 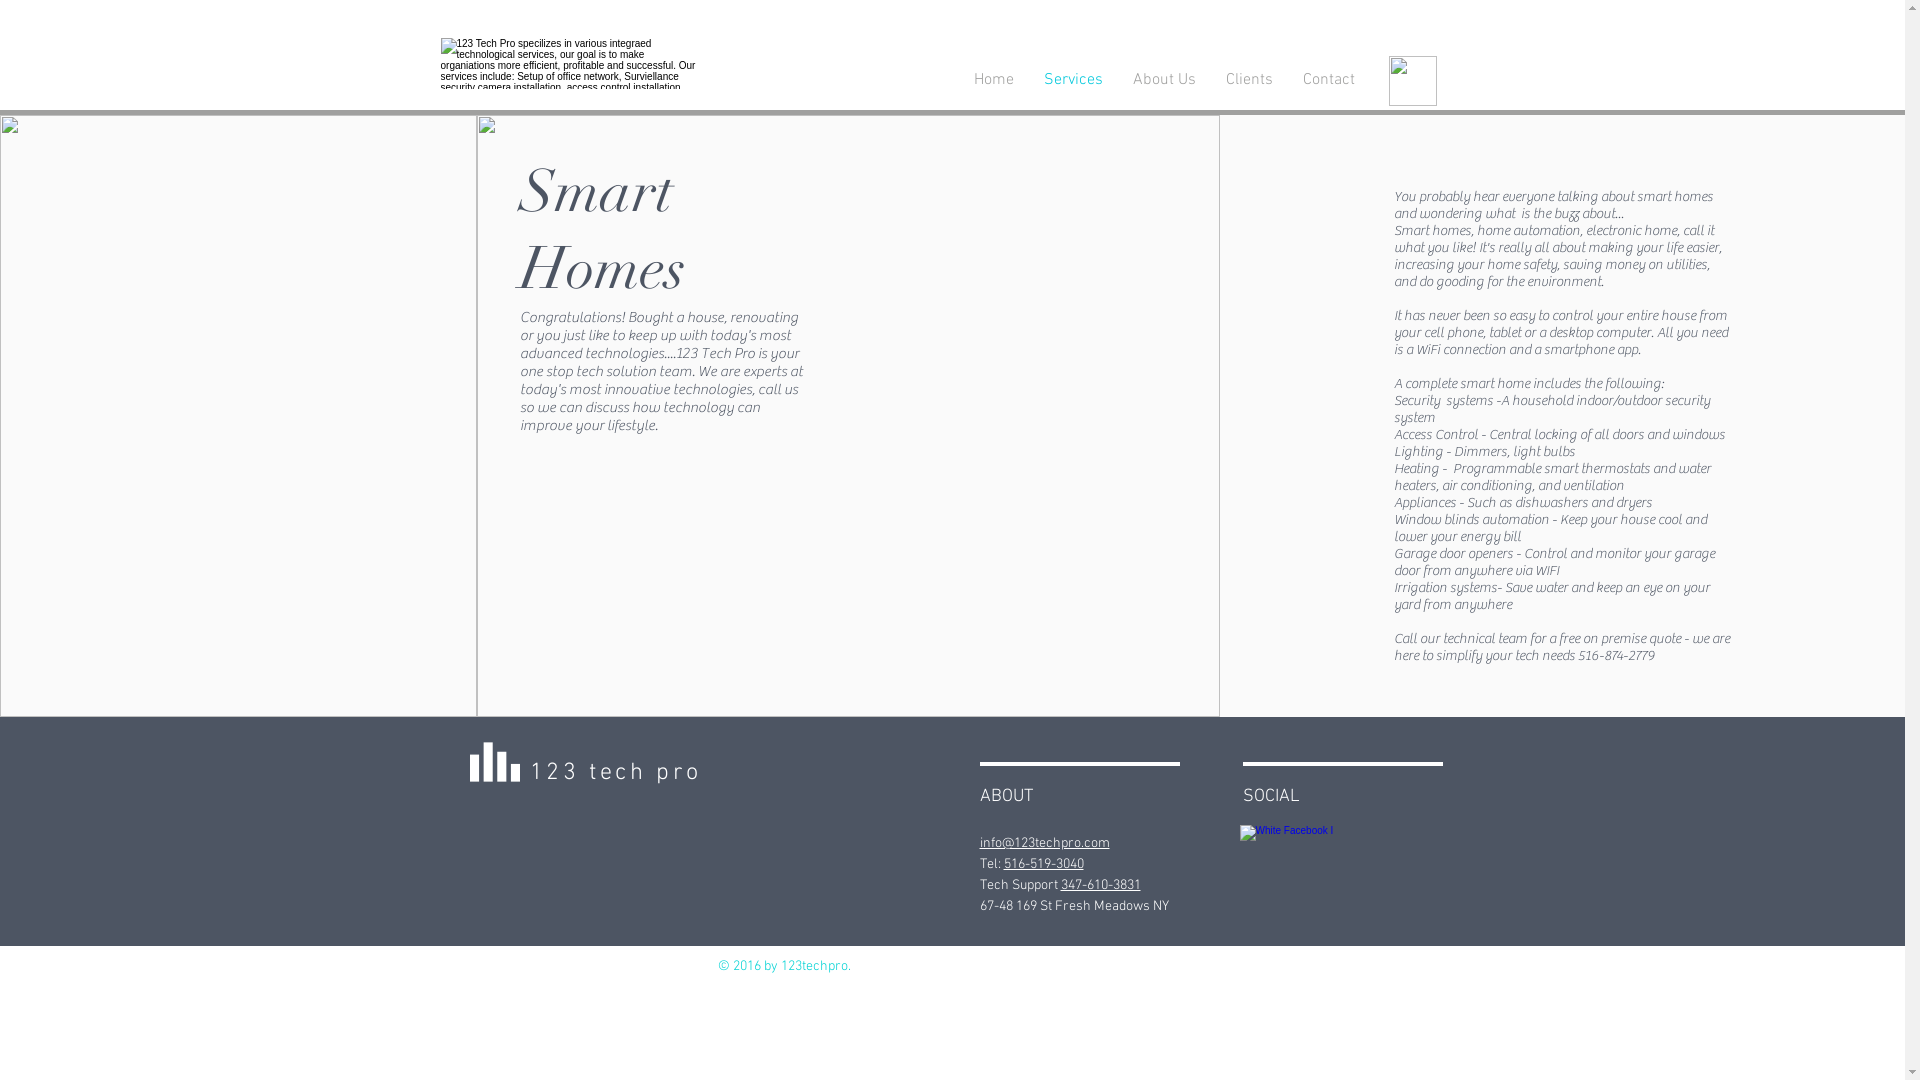 What do you see at coordinates (614, 771) in the screenshot?
I see `'123 tech pro'` at bounding box center [614, 771].